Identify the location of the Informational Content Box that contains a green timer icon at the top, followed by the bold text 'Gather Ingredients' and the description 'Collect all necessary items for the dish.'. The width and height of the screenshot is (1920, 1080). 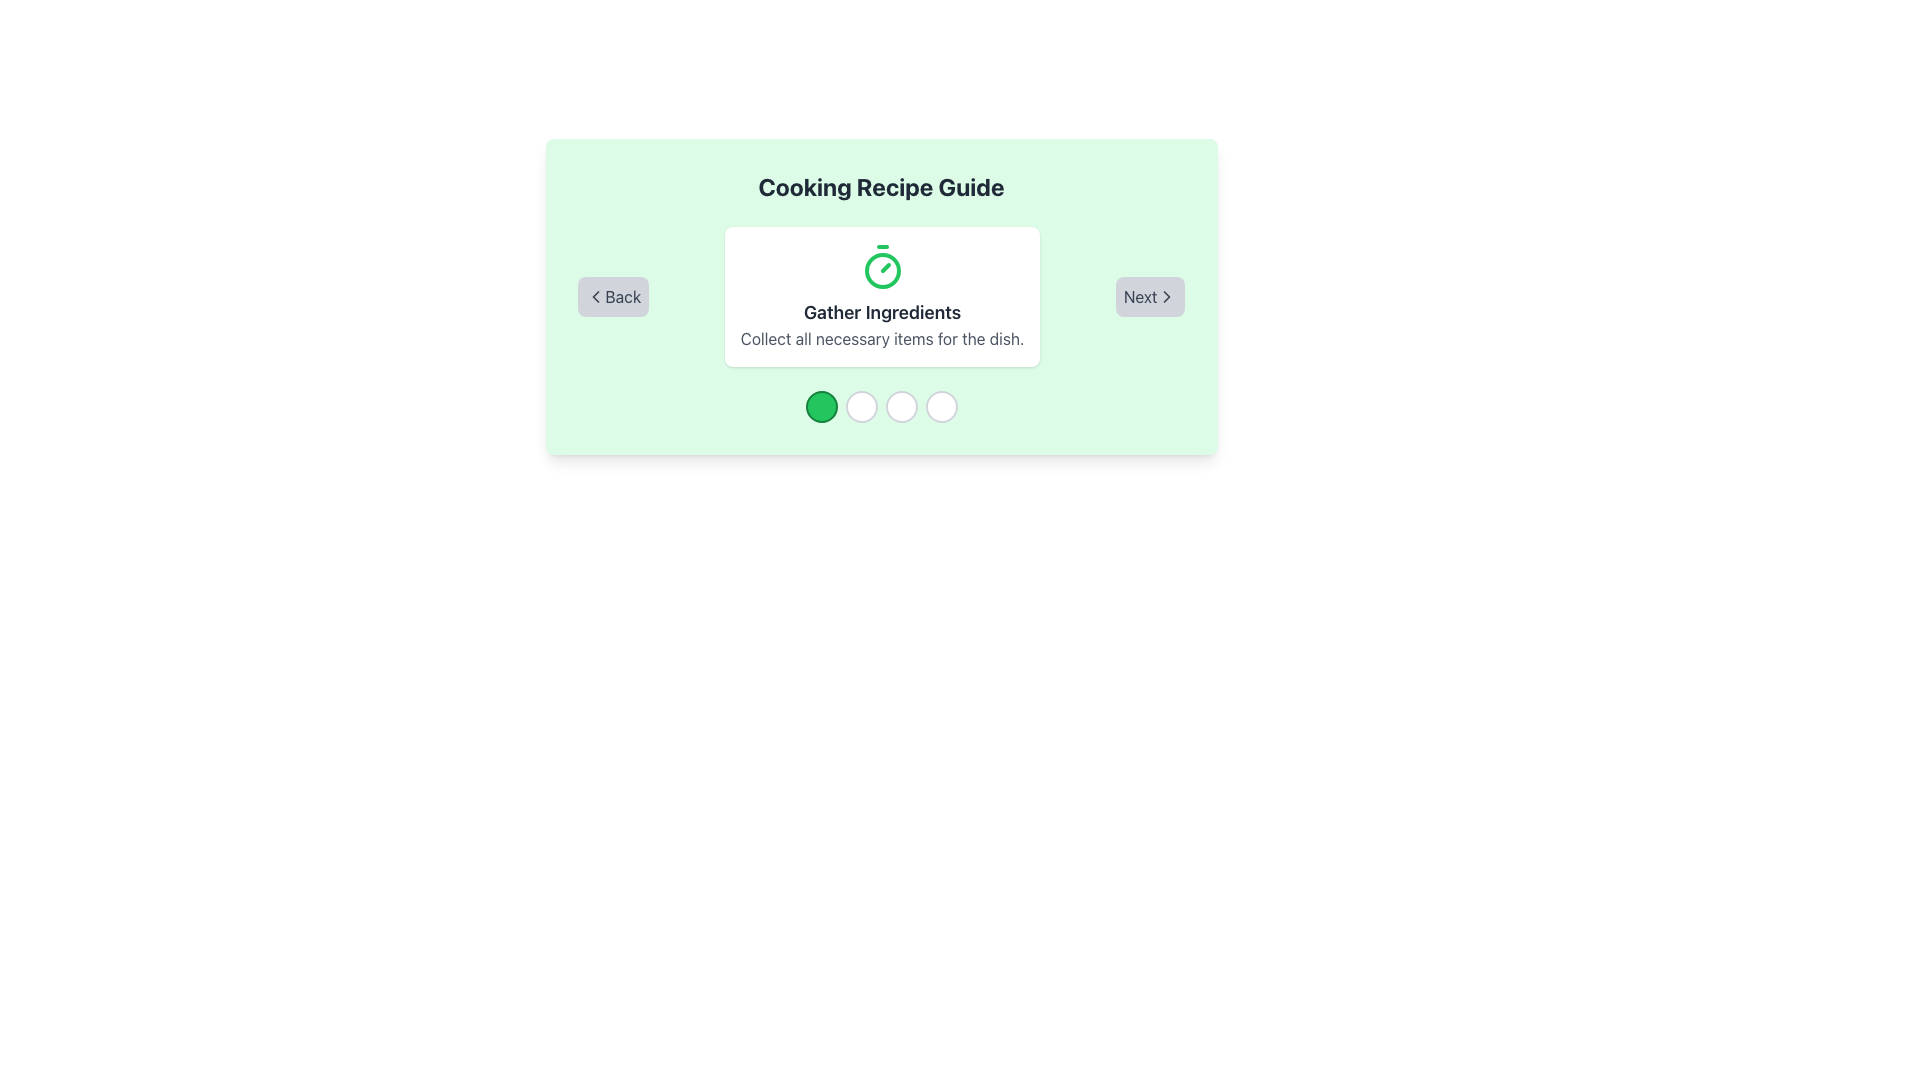
(881, 297).